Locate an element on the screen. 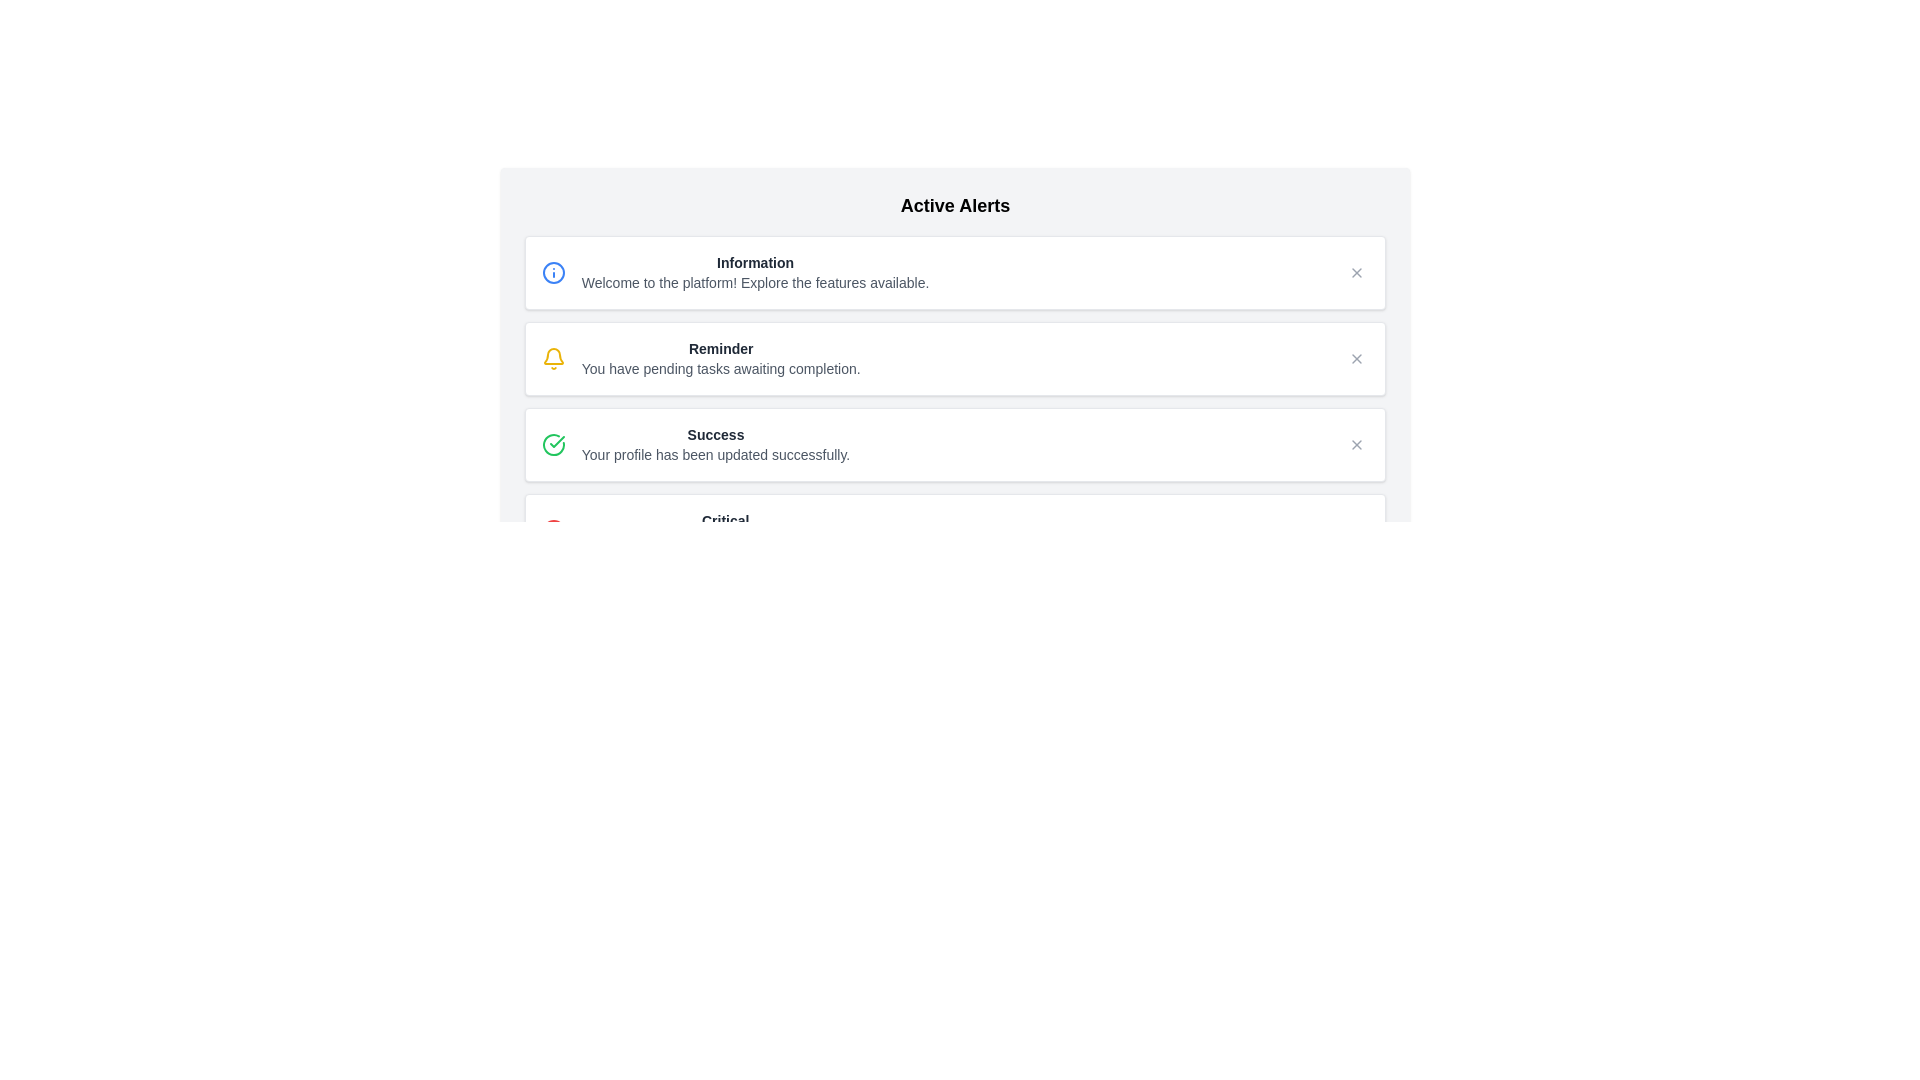 The height and width of the screenshot is (1080, 1920). the close icon button (an 'X' formed by two diagonal lines) located at the right-hand edge of the 'Reminder' alert is located at coordinates (1357, 357).